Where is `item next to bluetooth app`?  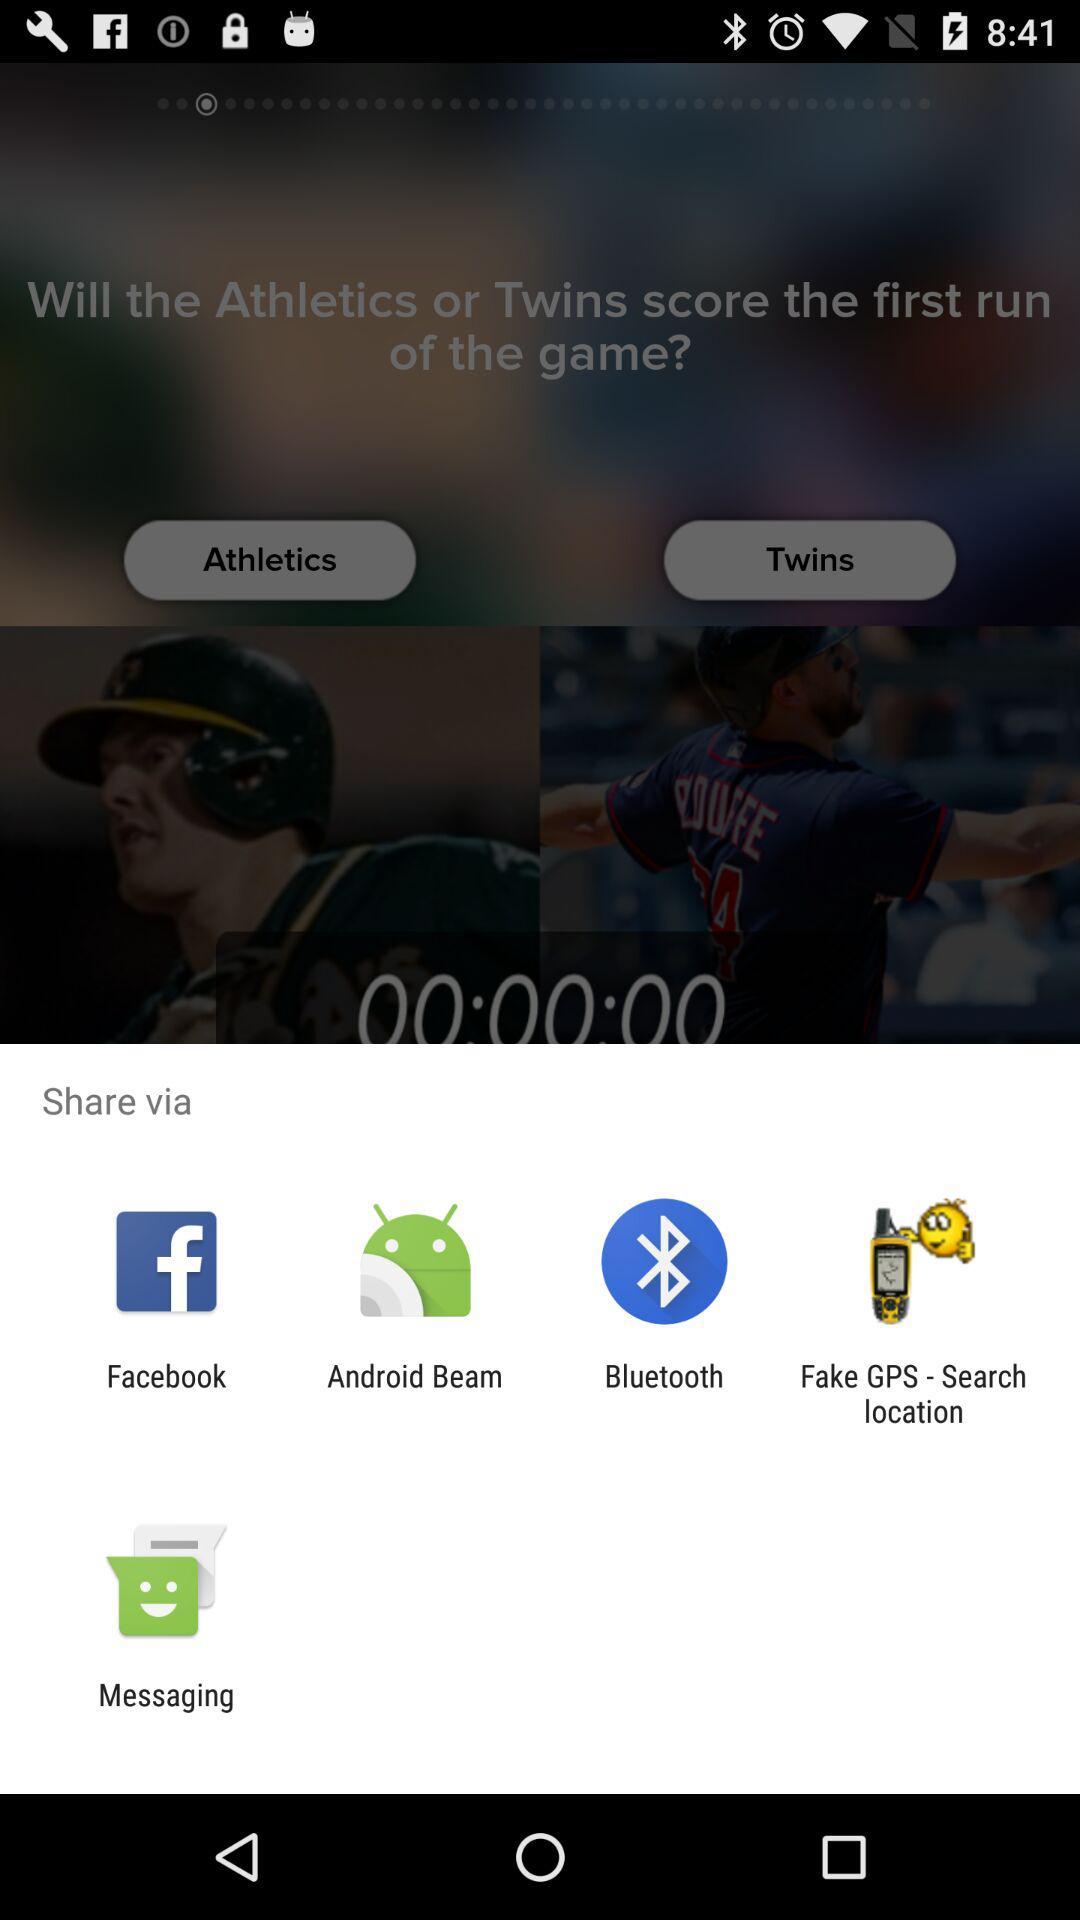 item next to bluetooth app is located at coordinates (913, 1392).